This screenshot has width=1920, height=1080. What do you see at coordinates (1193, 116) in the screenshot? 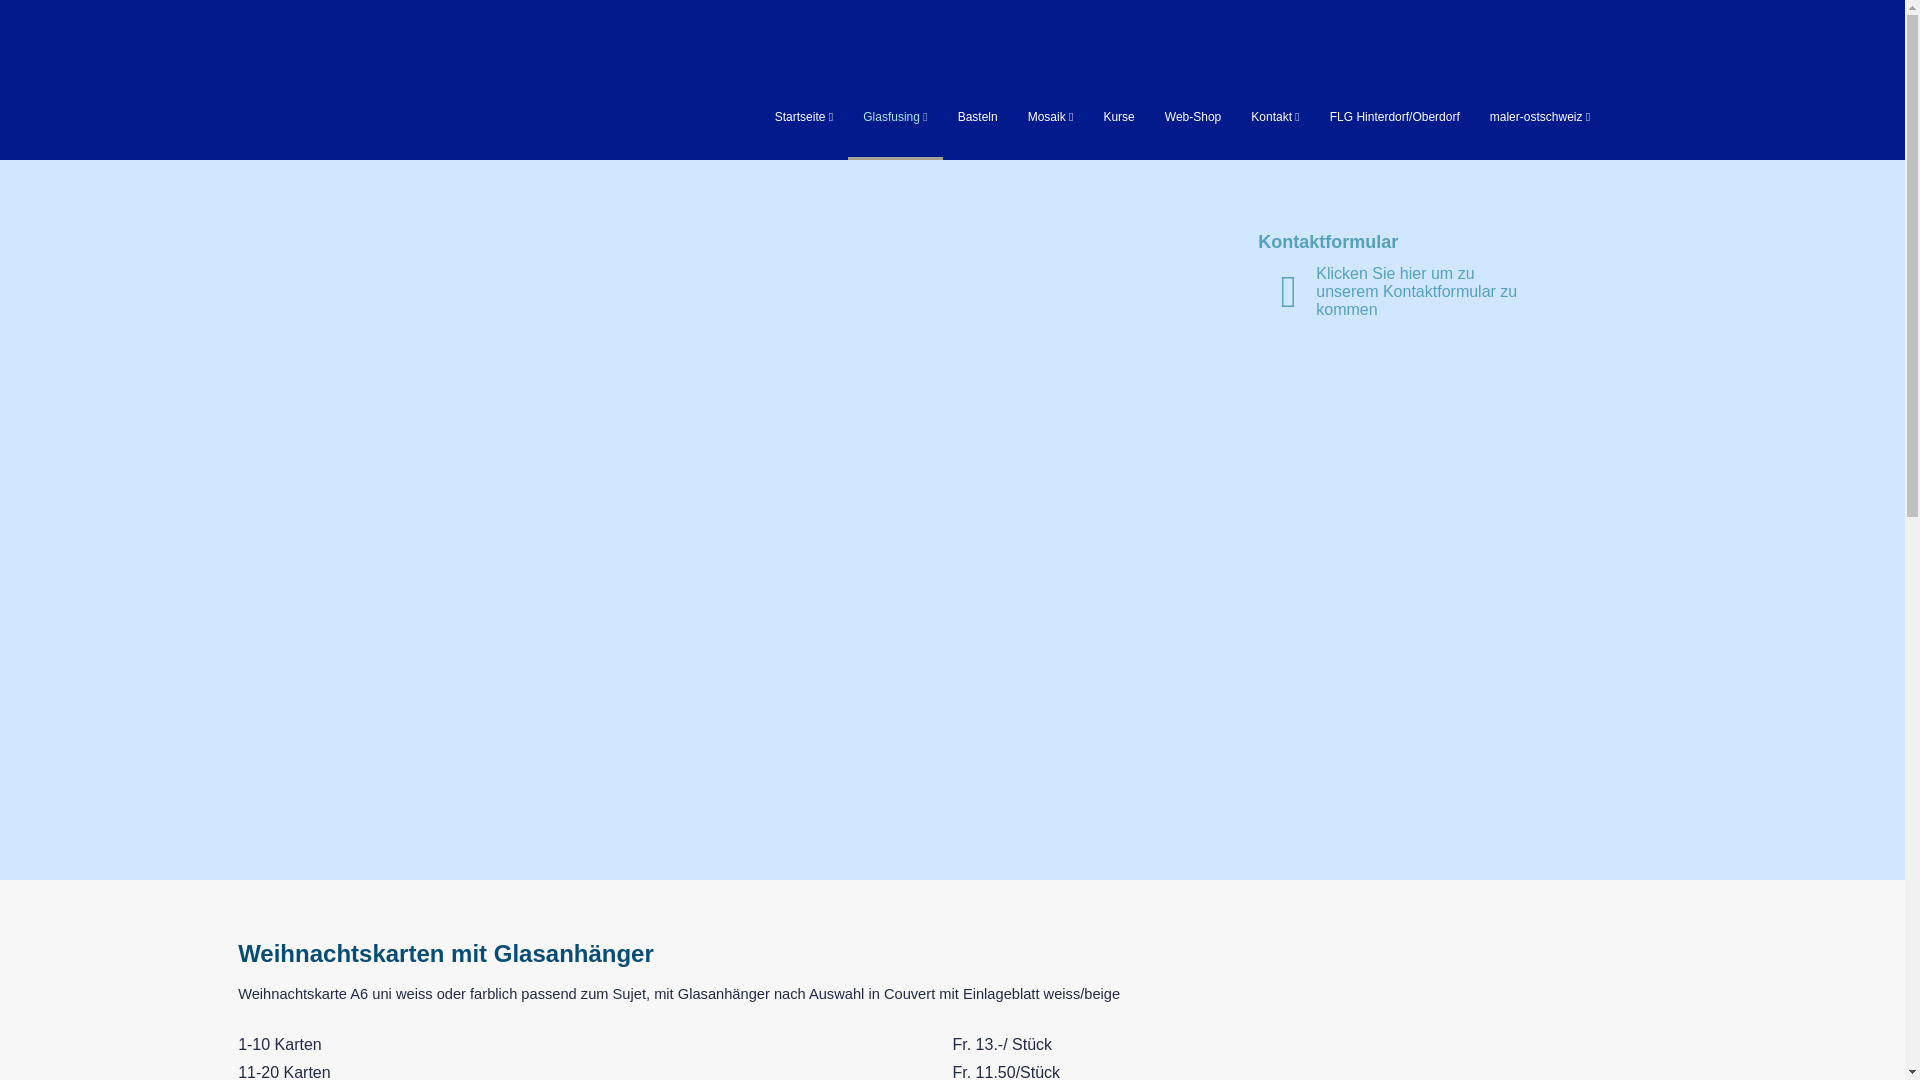
I see `'Web-Shop'` at bounding box center [1193, 116].